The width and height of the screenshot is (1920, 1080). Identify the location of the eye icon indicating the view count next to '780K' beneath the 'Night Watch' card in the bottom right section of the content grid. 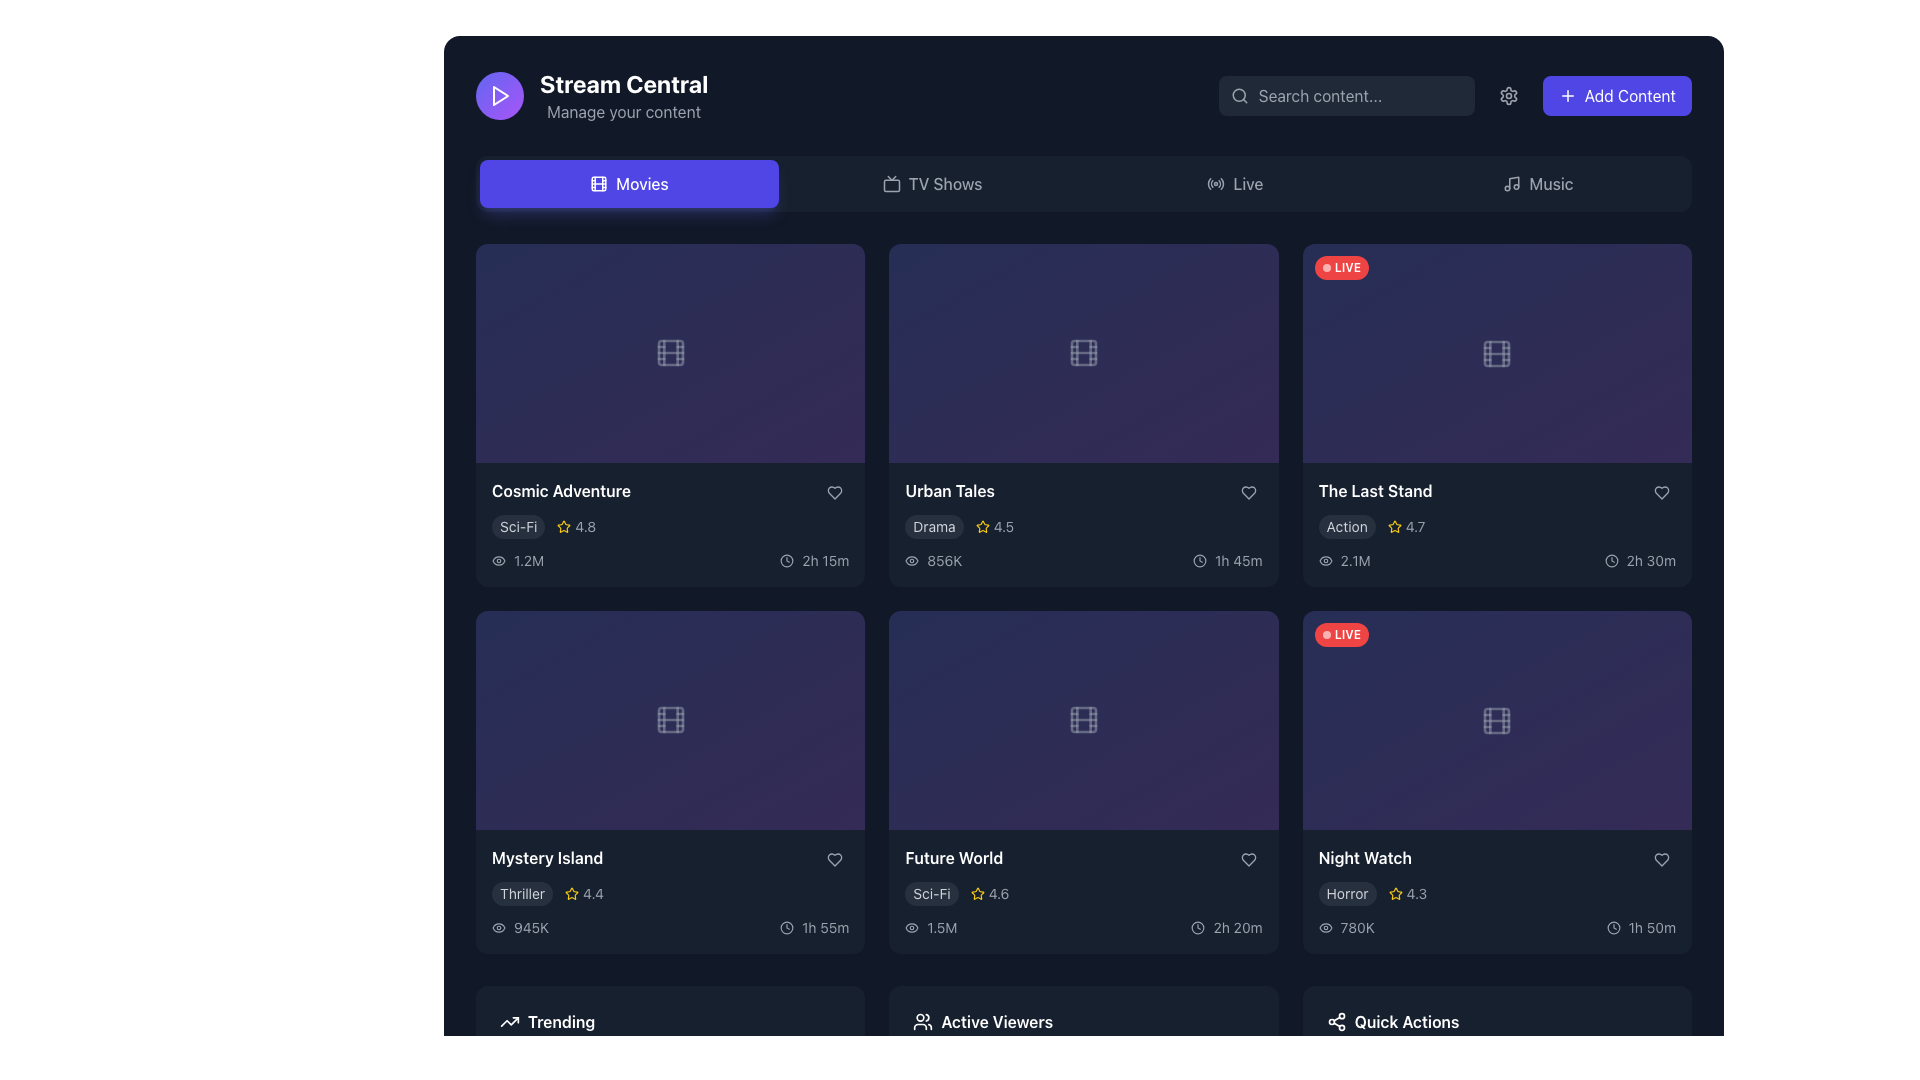
(1325, 928).